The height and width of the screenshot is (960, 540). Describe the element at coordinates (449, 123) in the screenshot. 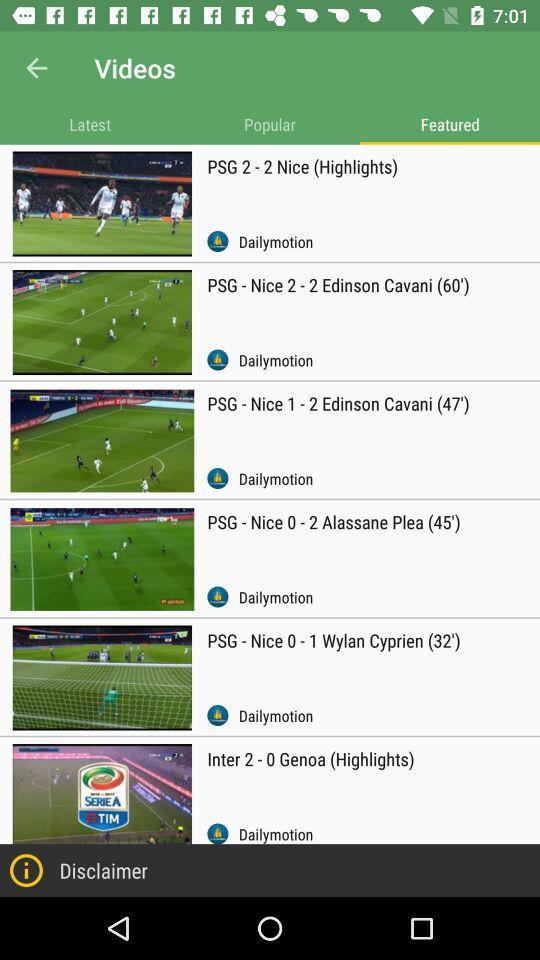

I see `the featured item` at that location.